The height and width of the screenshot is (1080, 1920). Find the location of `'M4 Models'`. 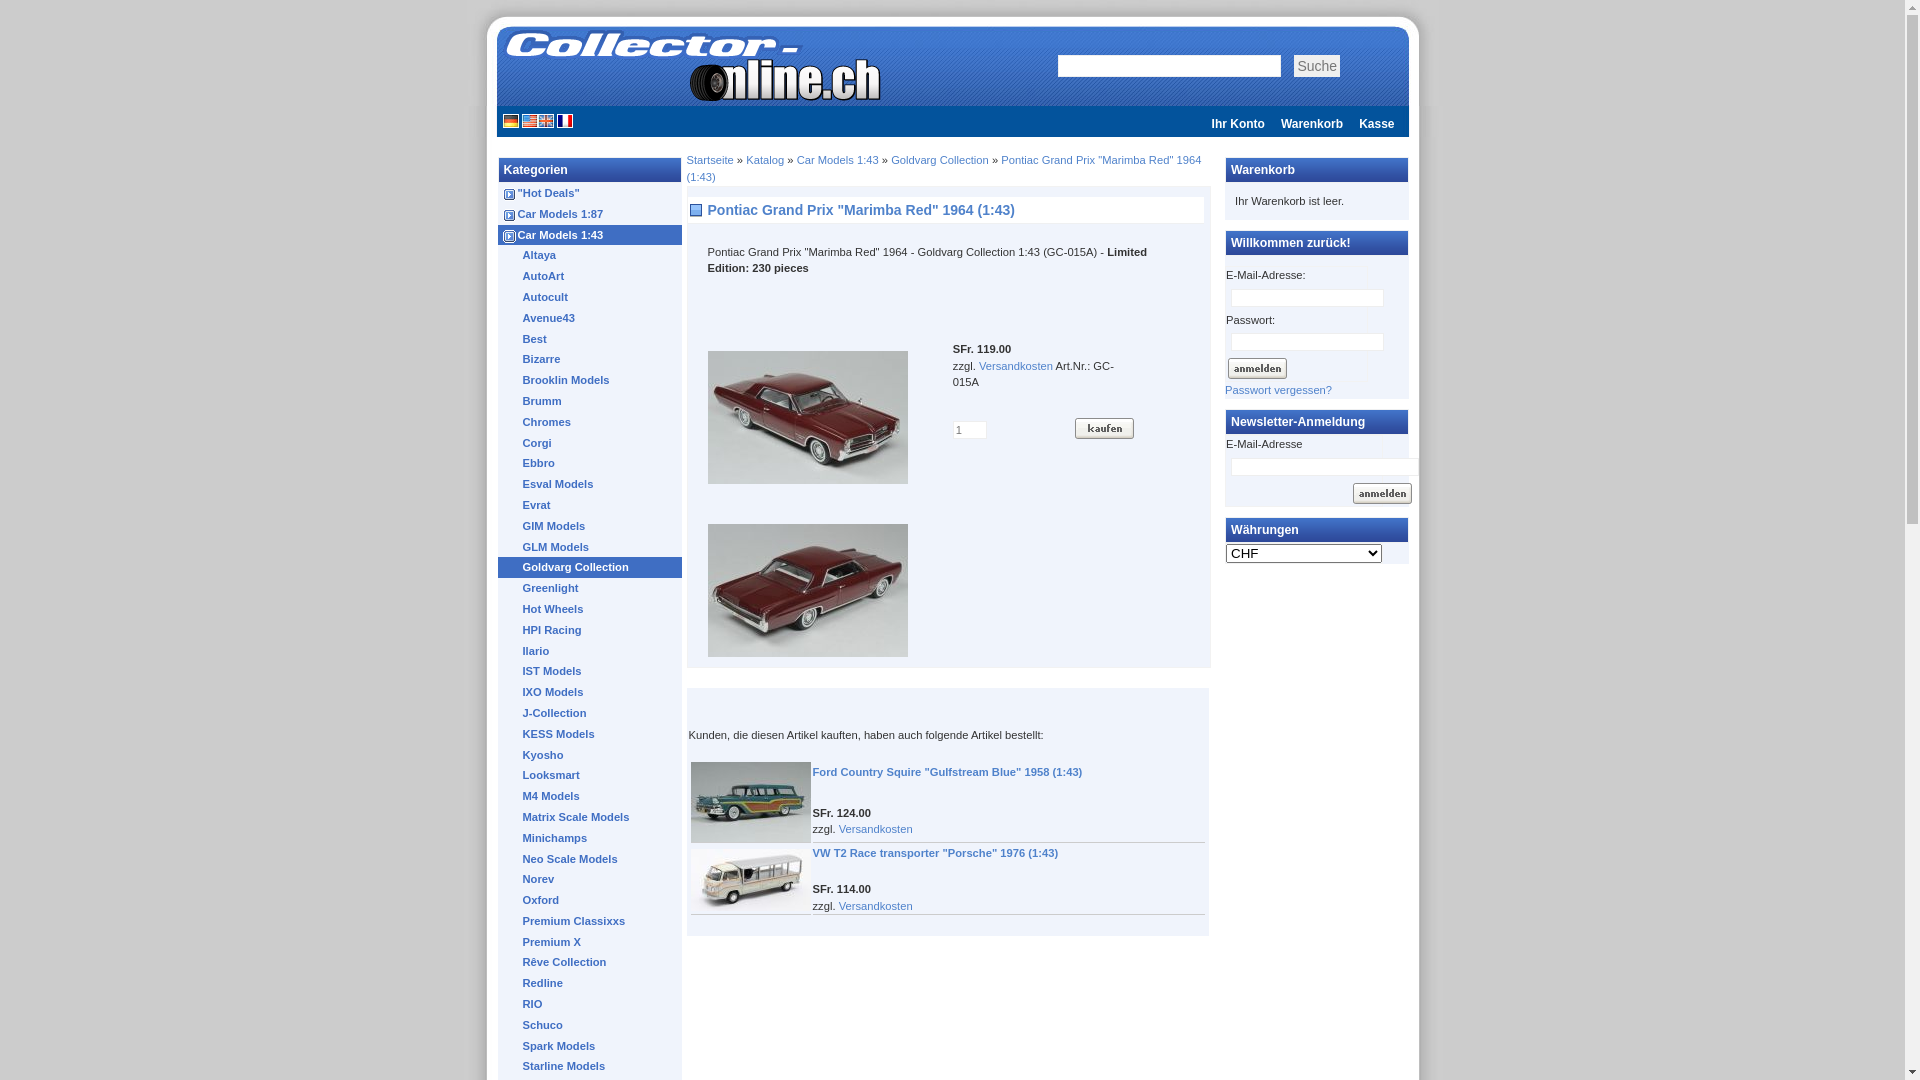

'M4 Models' is located at coordinates (592, 795).